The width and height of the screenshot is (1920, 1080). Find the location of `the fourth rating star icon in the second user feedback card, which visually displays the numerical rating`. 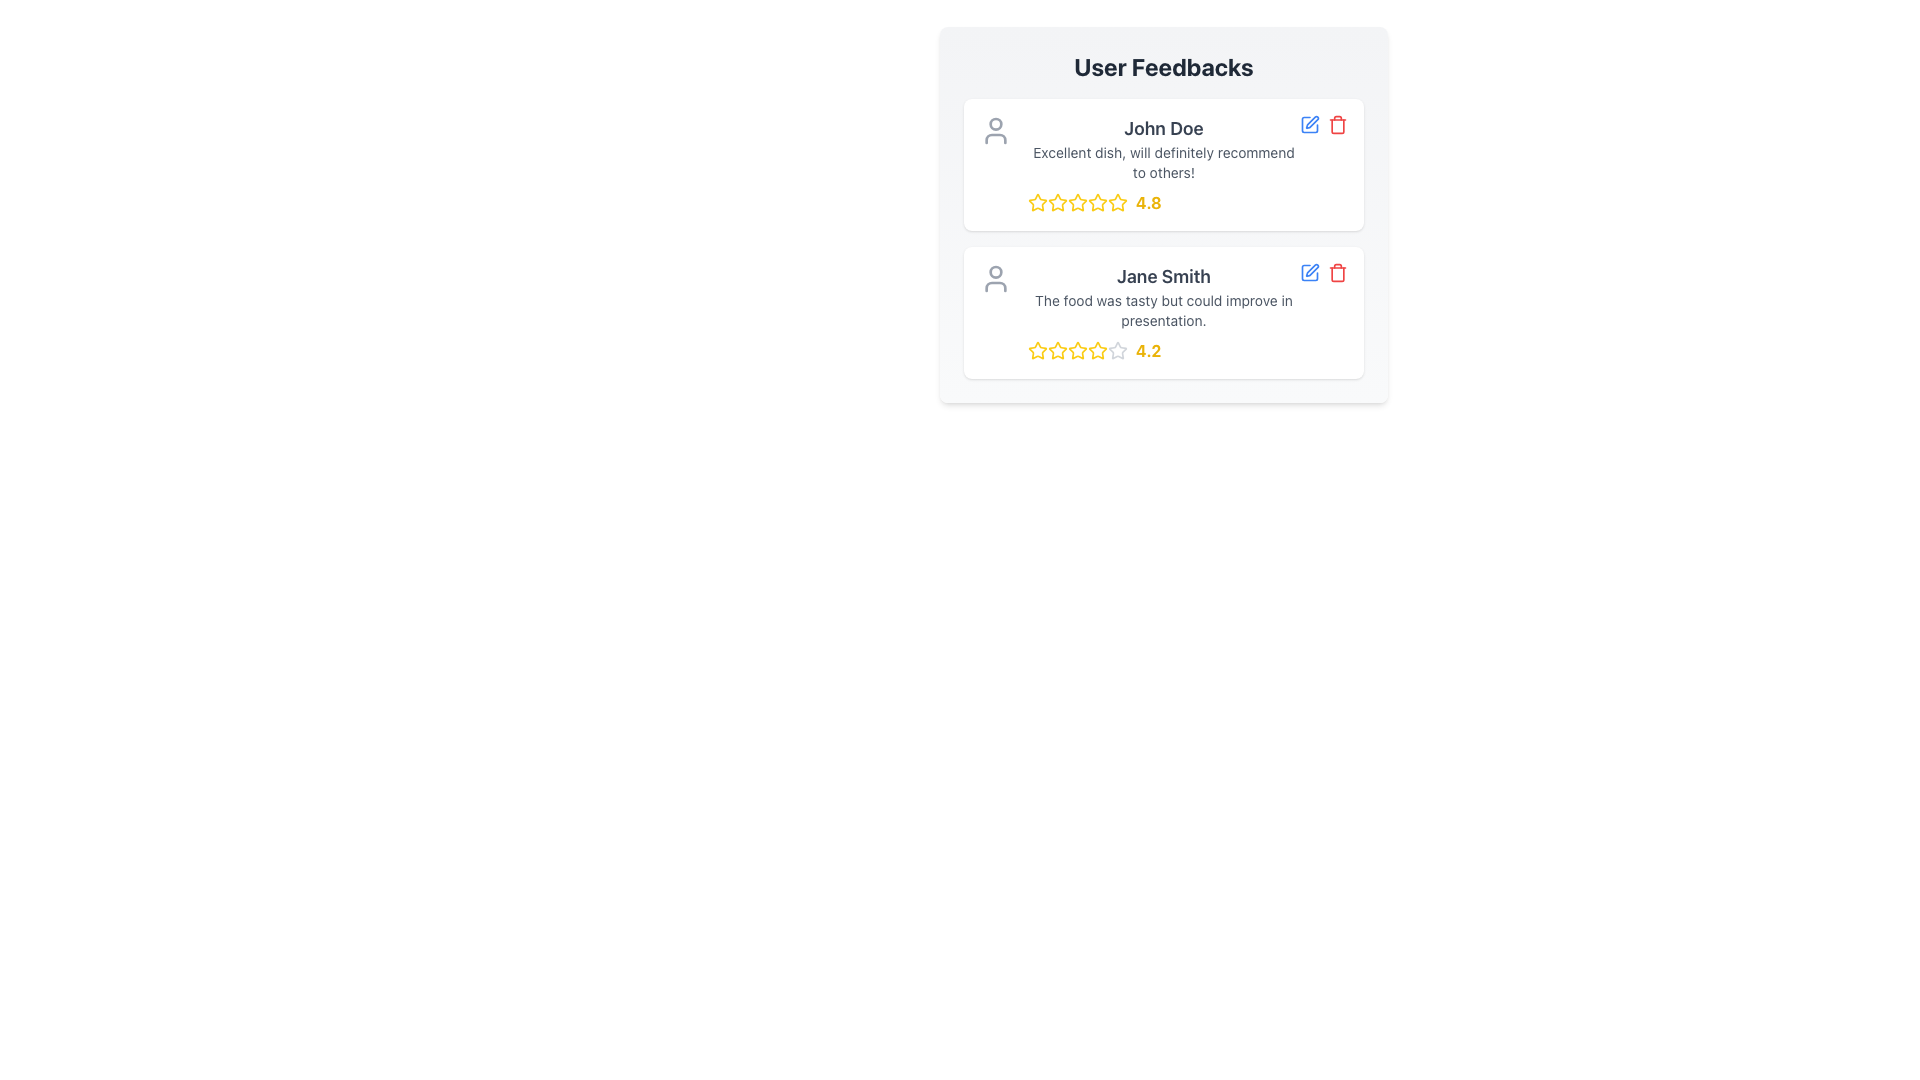

the fourth rating star icon in the second user feedback card, which visually displays the numerical rating is located at coordinates (1097, 349).